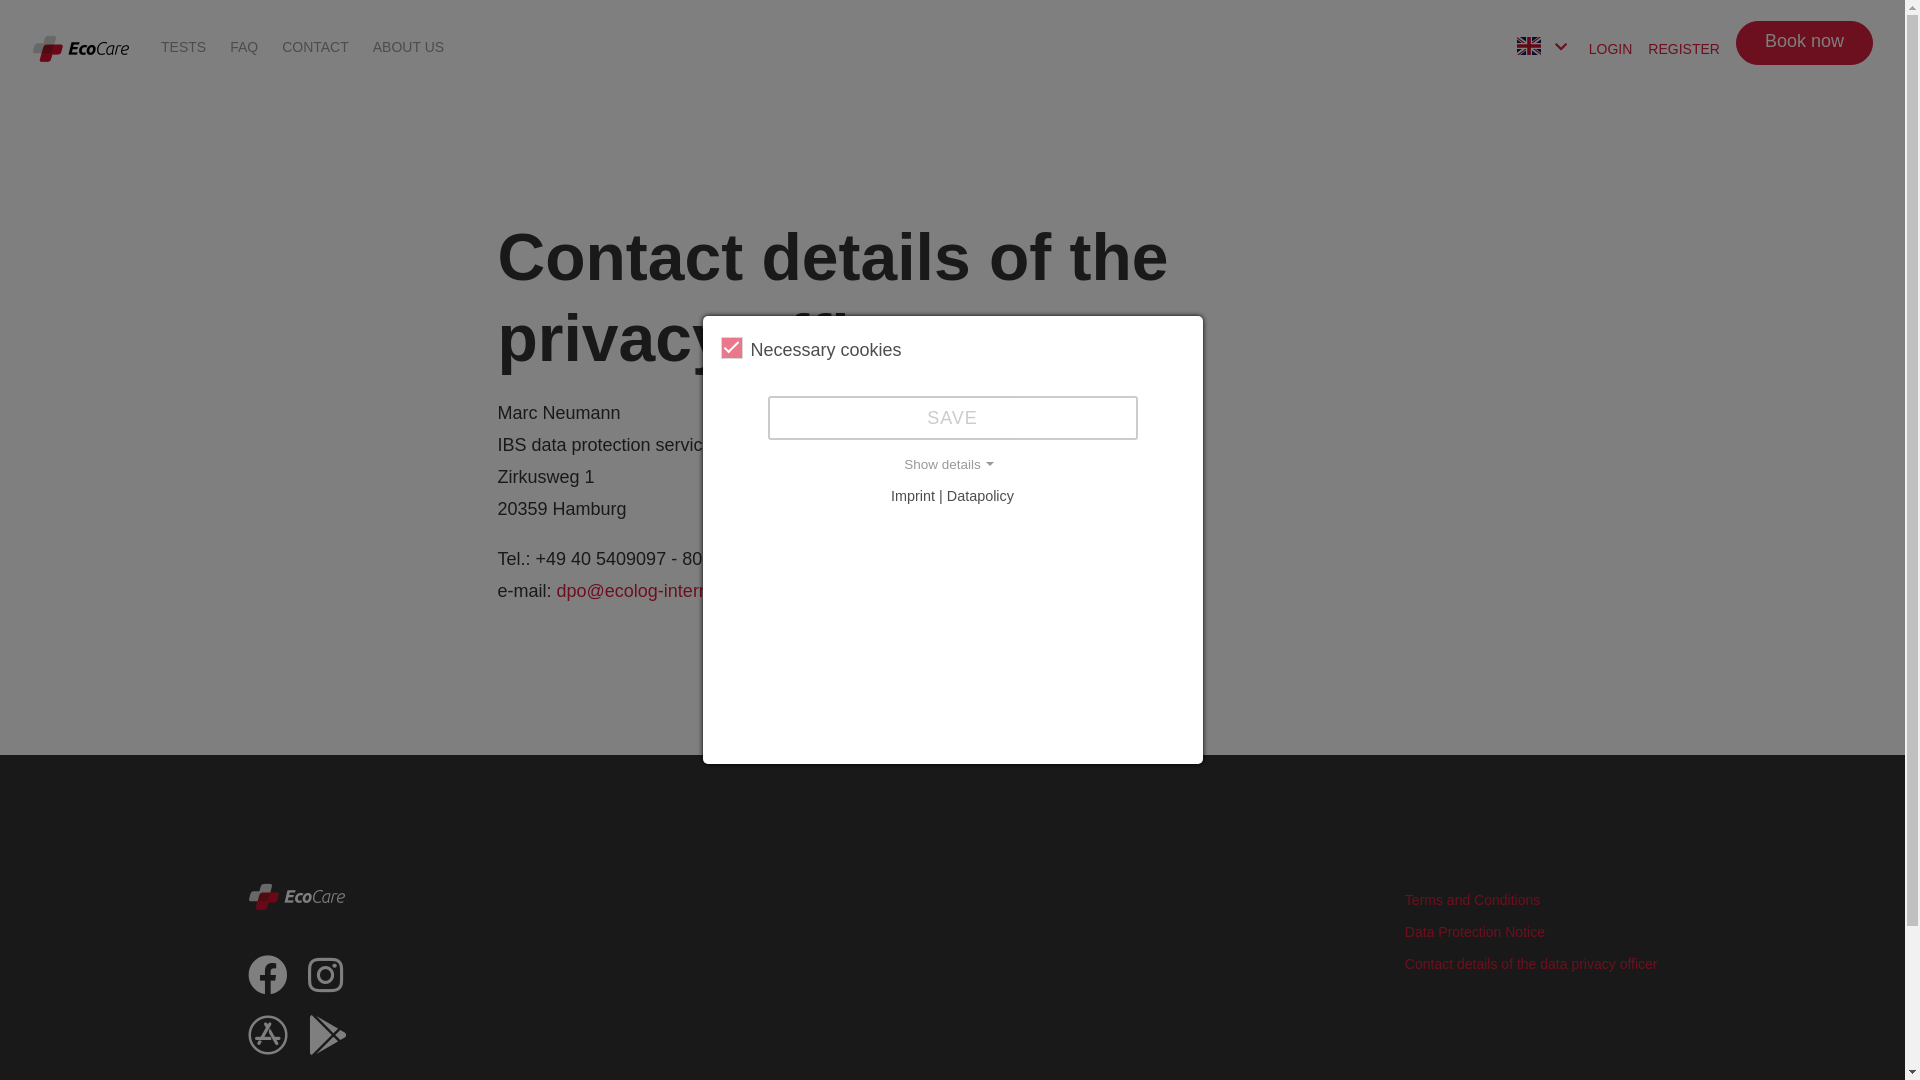 The height and width of the screenshot is (1080, 1920). I want to click on 'Show details', so click(950, 465).